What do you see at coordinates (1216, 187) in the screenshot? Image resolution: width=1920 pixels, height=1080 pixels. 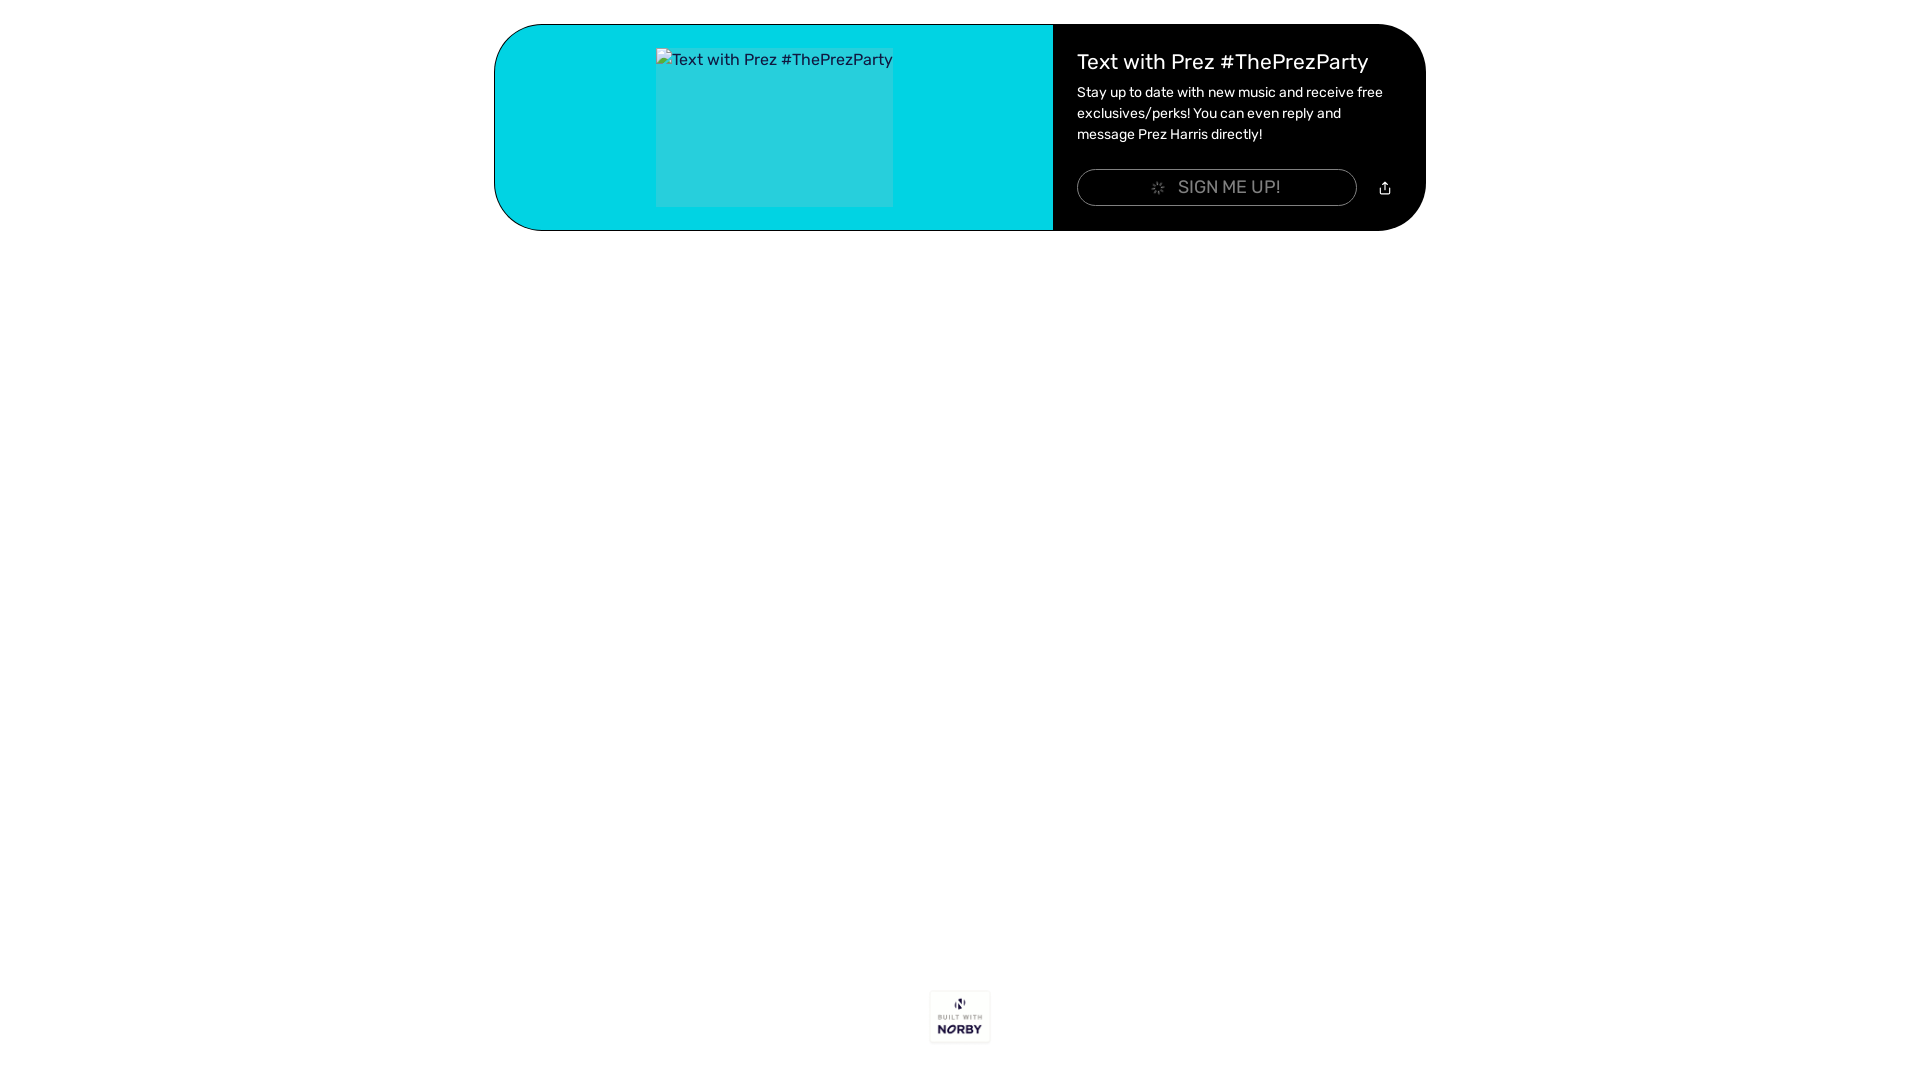 I see `'SIGN ME UP!'` at bounding box center [1216, 187].